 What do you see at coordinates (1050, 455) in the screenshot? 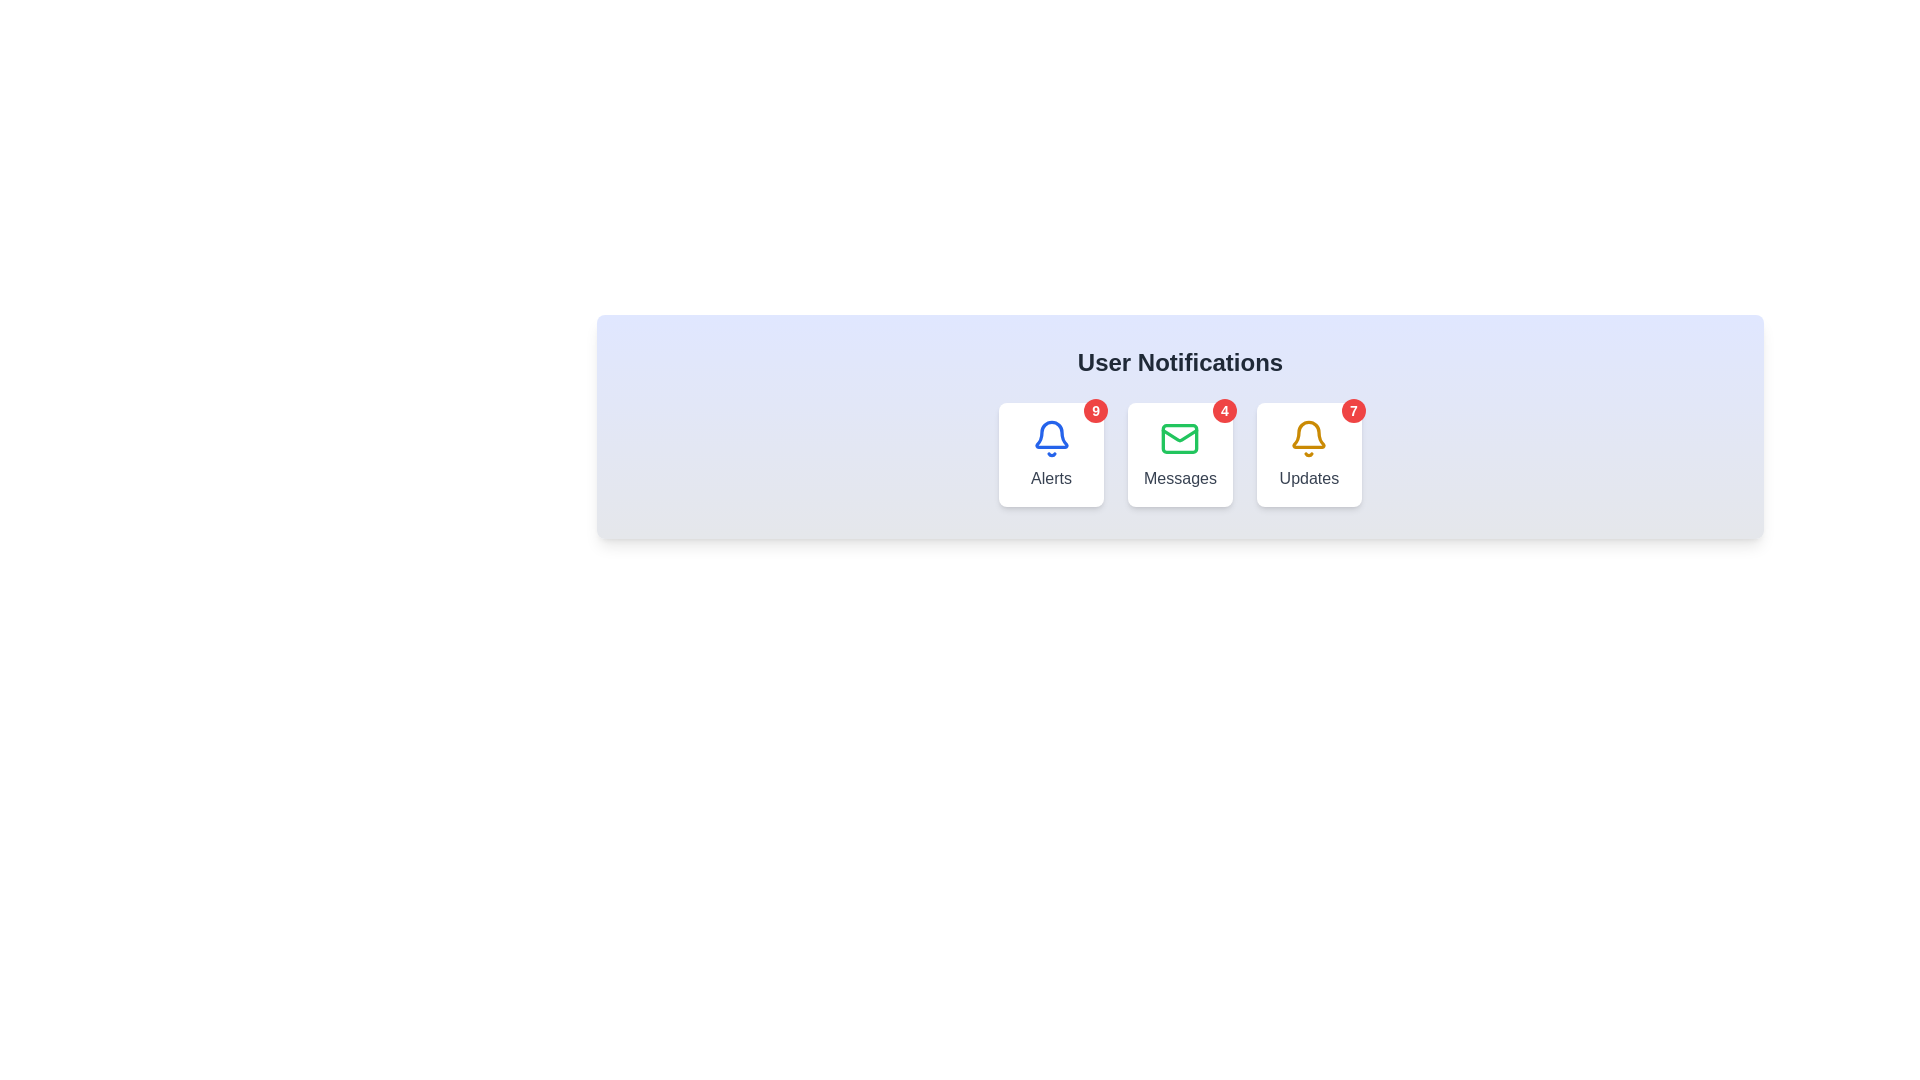
I see `the card element featuring a blue bell icon and a red badge with '9'` at bounding box center [1050, 455].